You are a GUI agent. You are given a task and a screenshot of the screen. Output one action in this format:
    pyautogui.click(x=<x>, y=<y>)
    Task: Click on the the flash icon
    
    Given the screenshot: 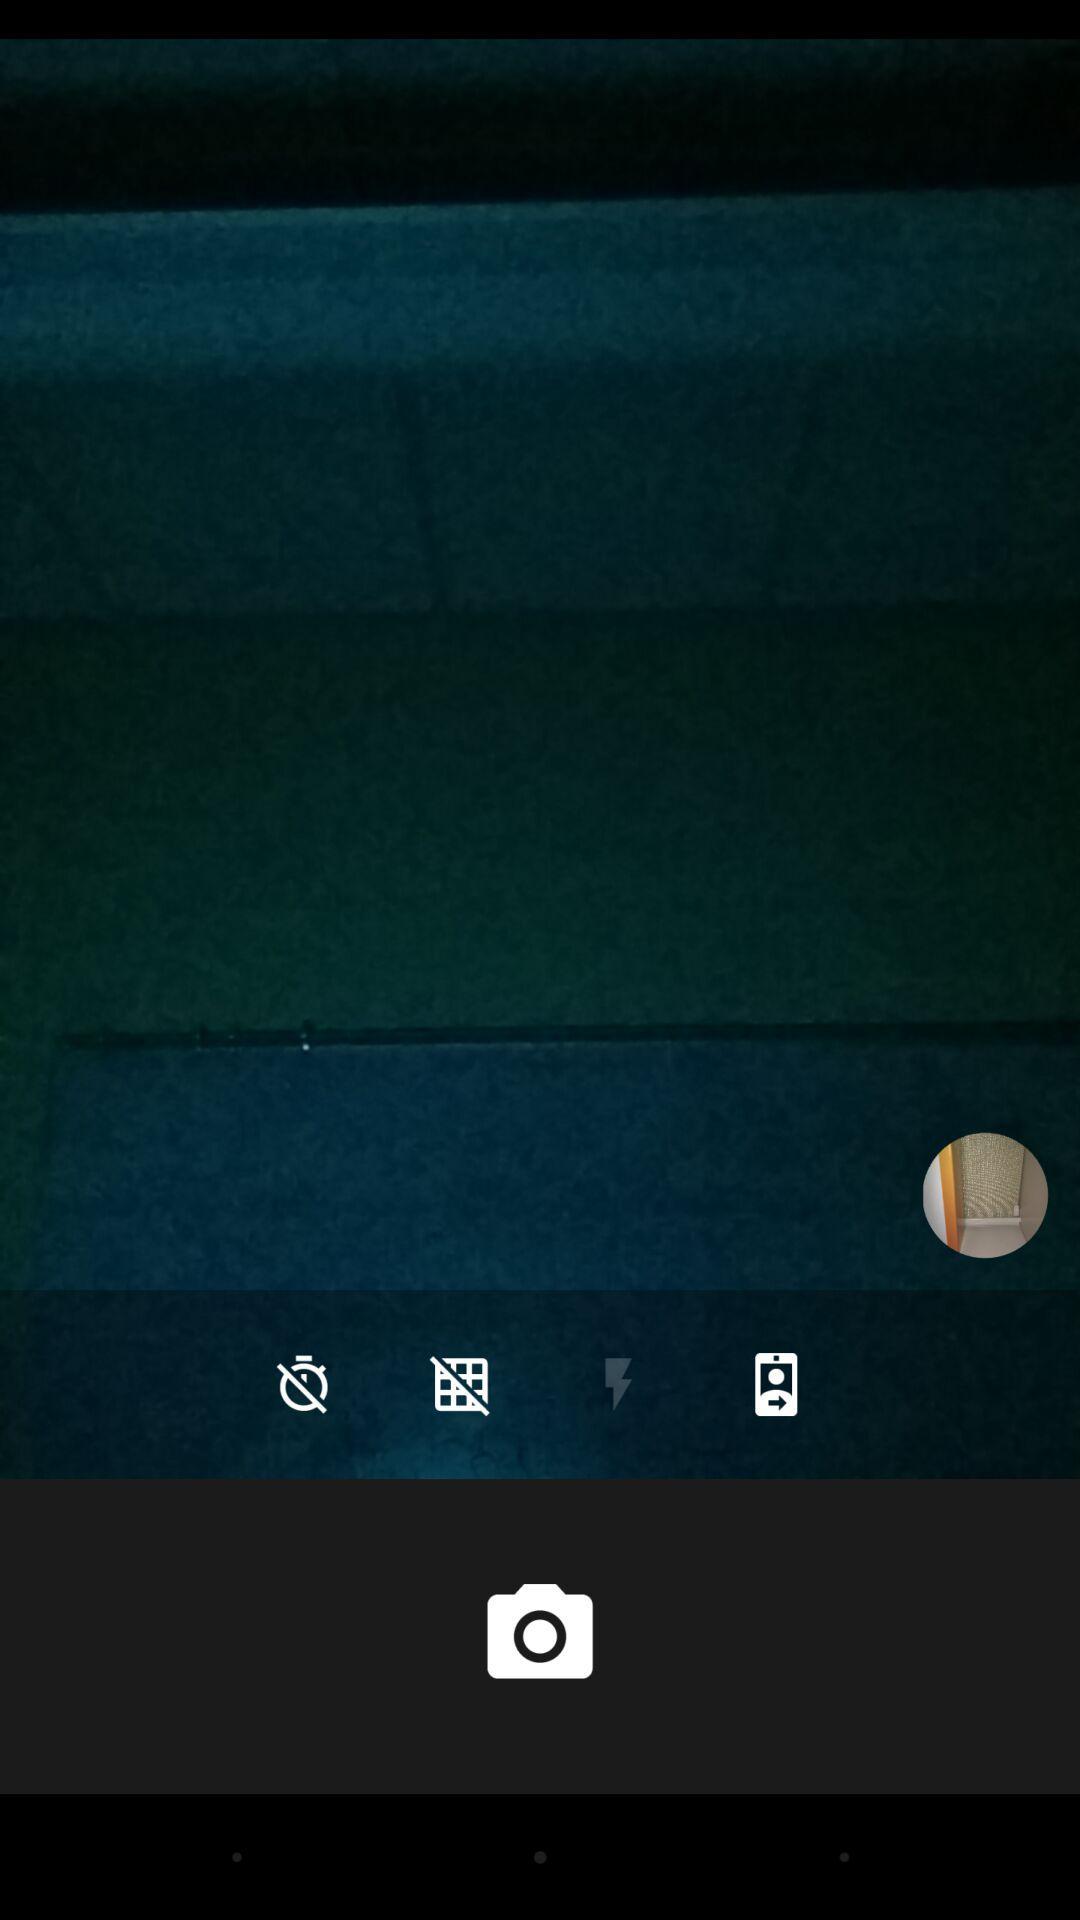 What is the action you would take?
    pyautogui.click(x=617, y=1383)
    